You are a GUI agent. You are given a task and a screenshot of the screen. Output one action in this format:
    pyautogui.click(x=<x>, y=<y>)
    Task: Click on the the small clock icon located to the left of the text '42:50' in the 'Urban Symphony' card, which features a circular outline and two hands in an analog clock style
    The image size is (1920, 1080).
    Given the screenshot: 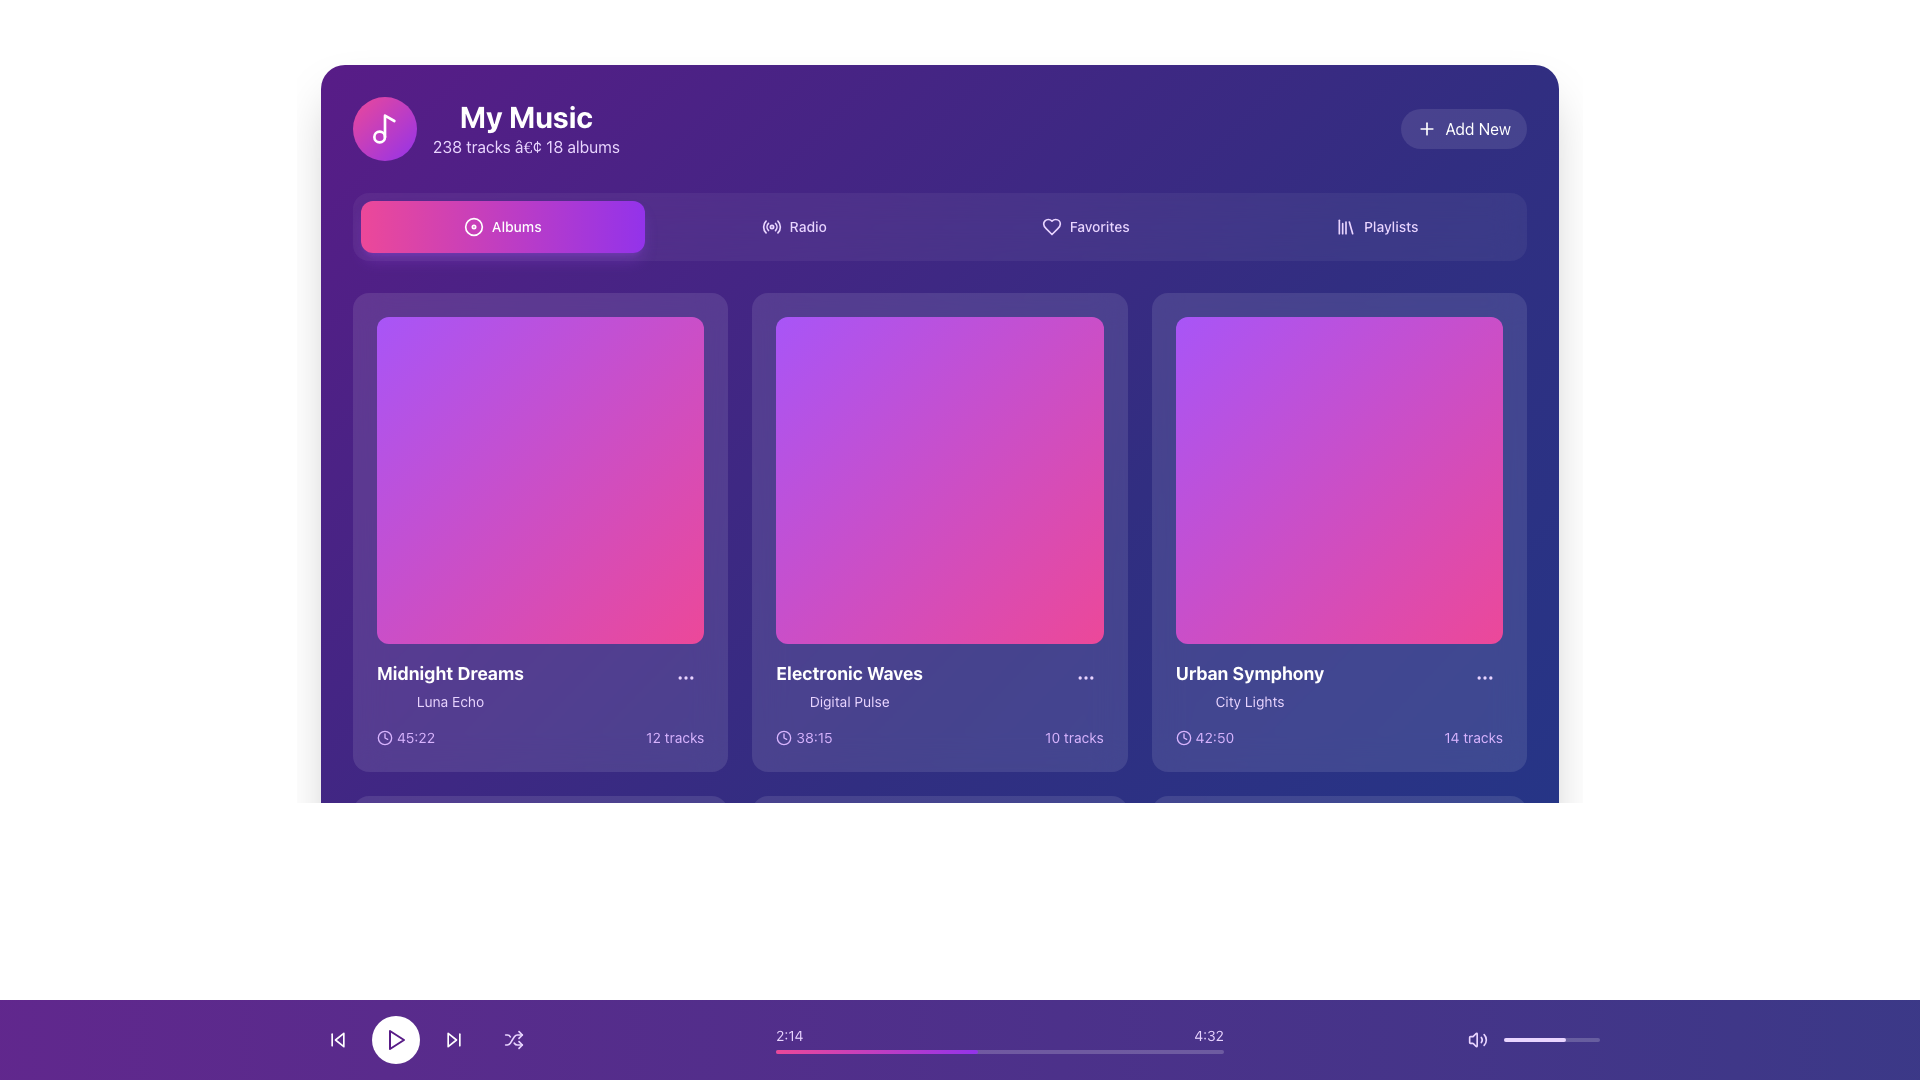 What is the action you would take?
    pyautogui.click(x=1183, y=738)
    